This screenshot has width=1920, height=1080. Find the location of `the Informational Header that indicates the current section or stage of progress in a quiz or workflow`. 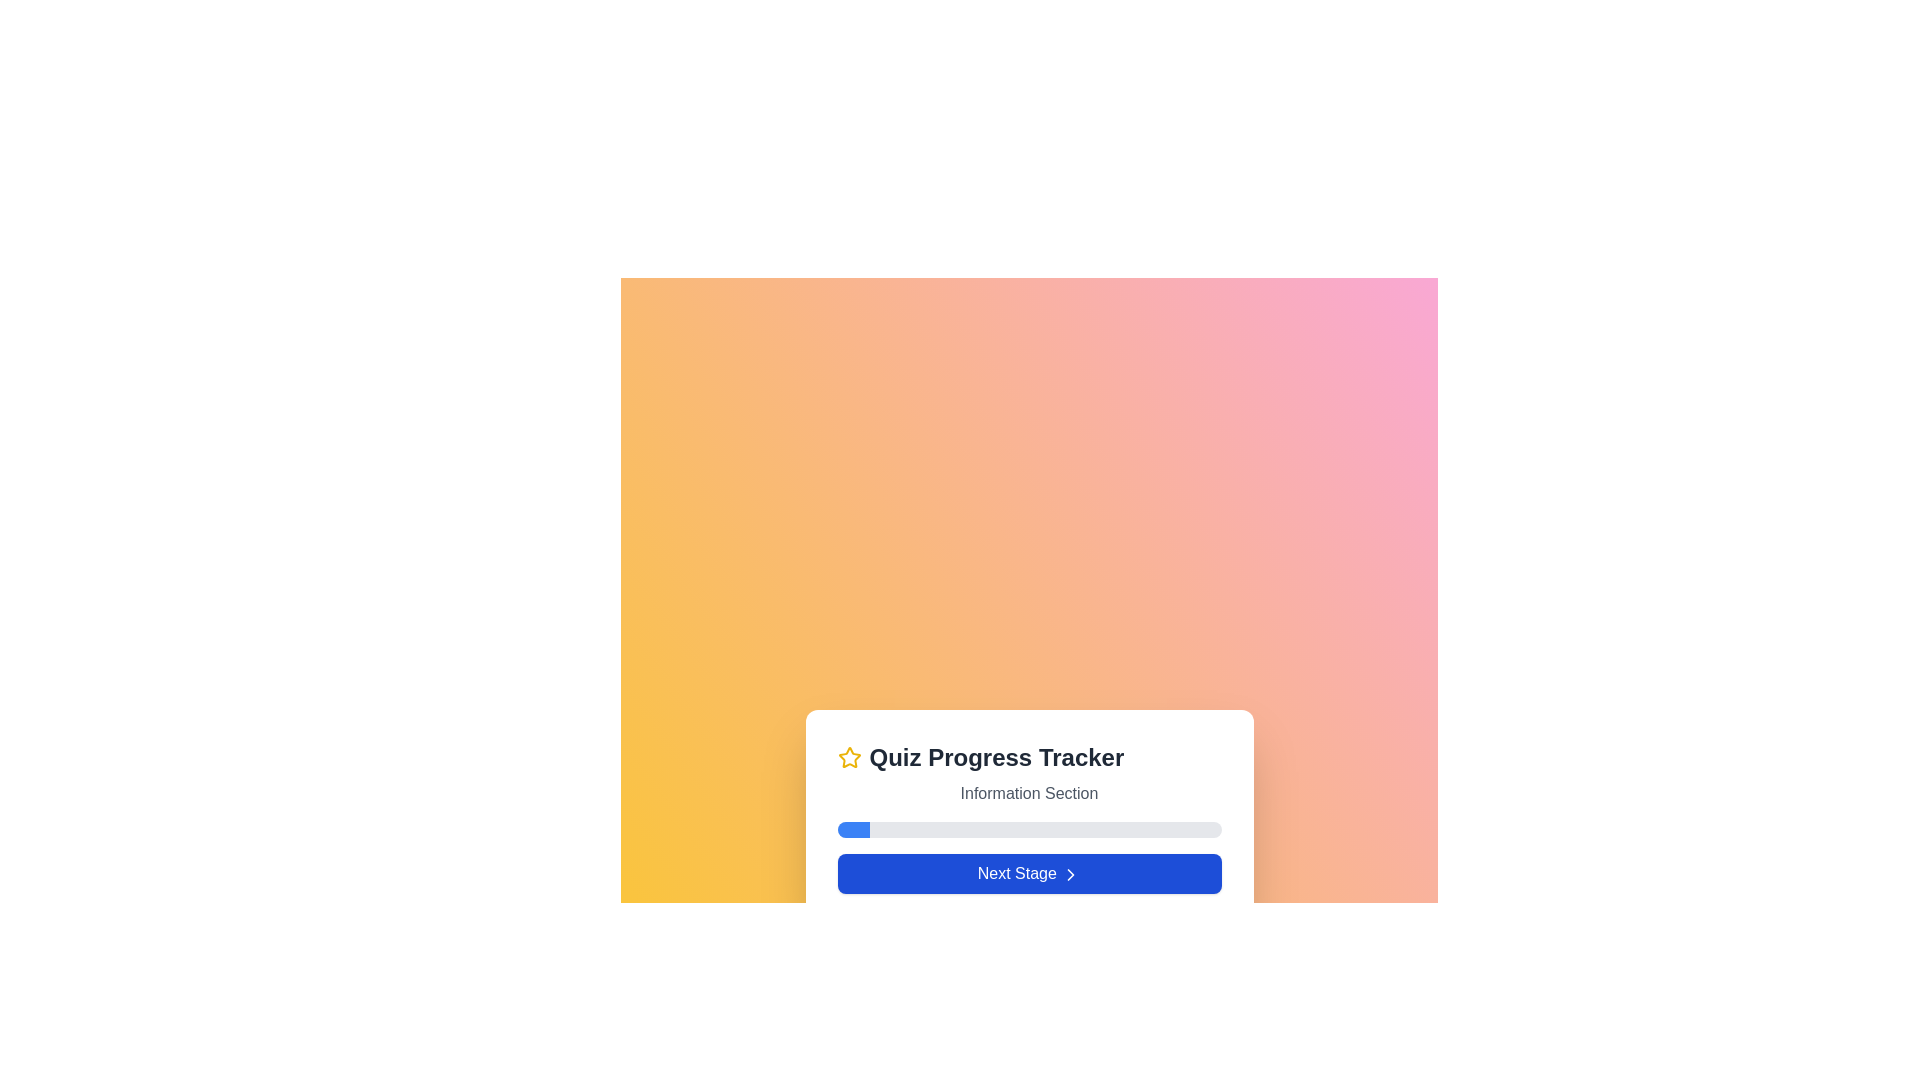

the Informational Header that indicates the current section or stage of progress in a quiz or workflow is located at coordinates (1029, 773).